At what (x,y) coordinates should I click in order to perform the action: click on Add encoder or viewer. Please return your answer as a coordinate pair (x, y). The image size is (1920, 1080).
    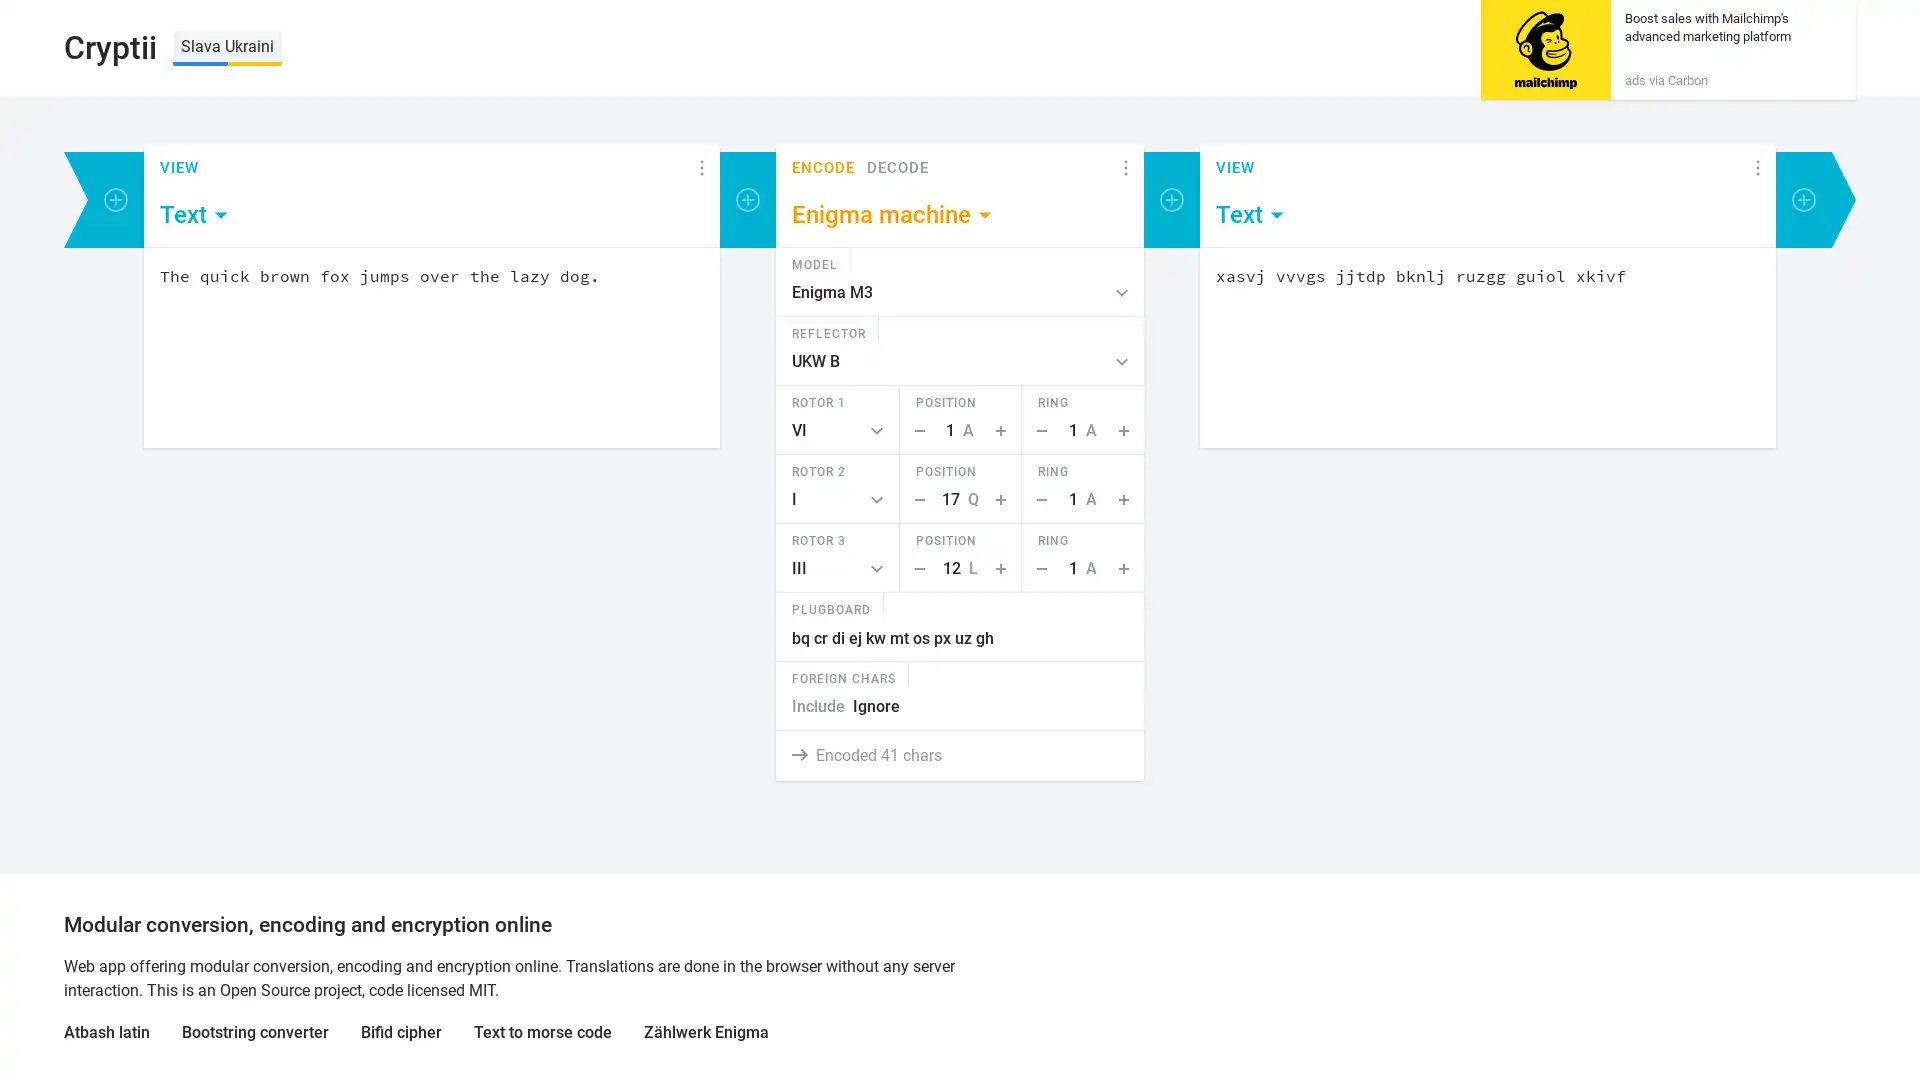
    Looking at the image, I should click on (114, 200).